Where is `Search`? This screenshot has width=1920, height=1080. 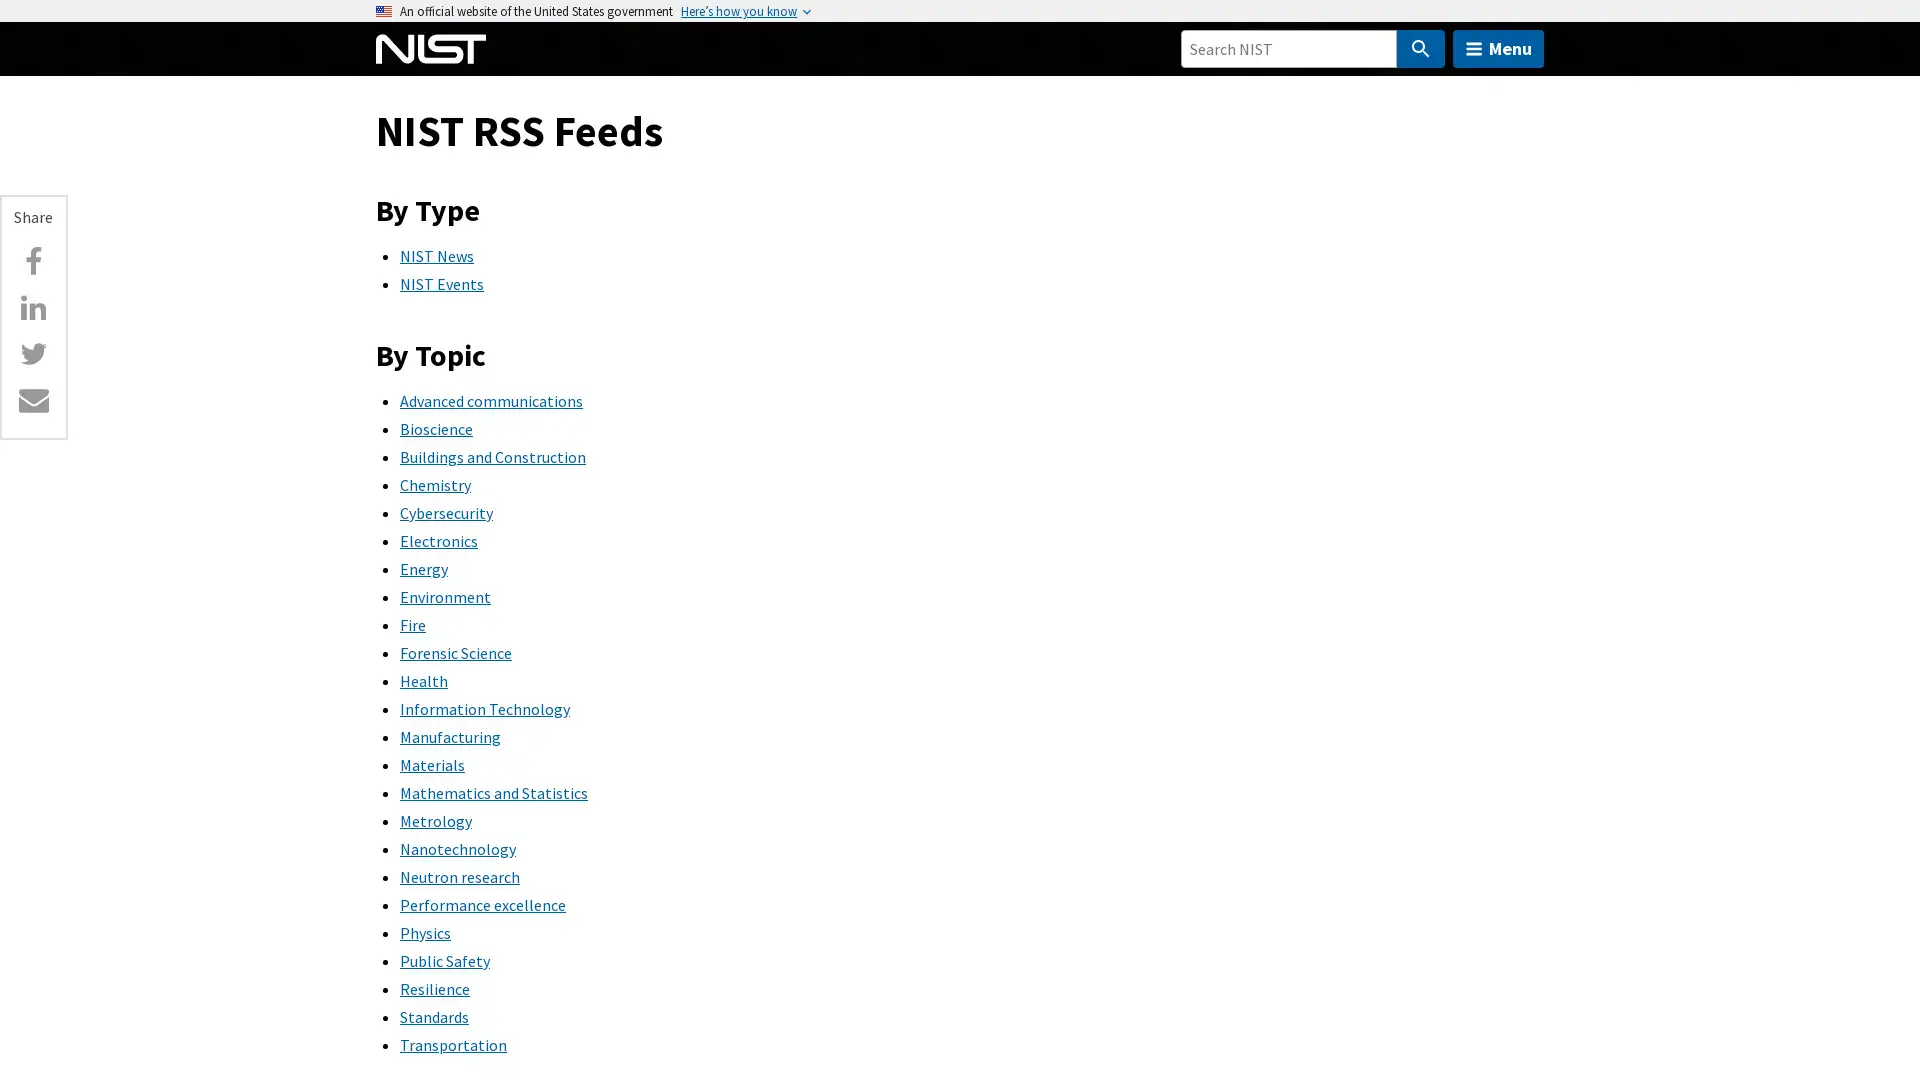
Search is located at coordinates (1419, 48).